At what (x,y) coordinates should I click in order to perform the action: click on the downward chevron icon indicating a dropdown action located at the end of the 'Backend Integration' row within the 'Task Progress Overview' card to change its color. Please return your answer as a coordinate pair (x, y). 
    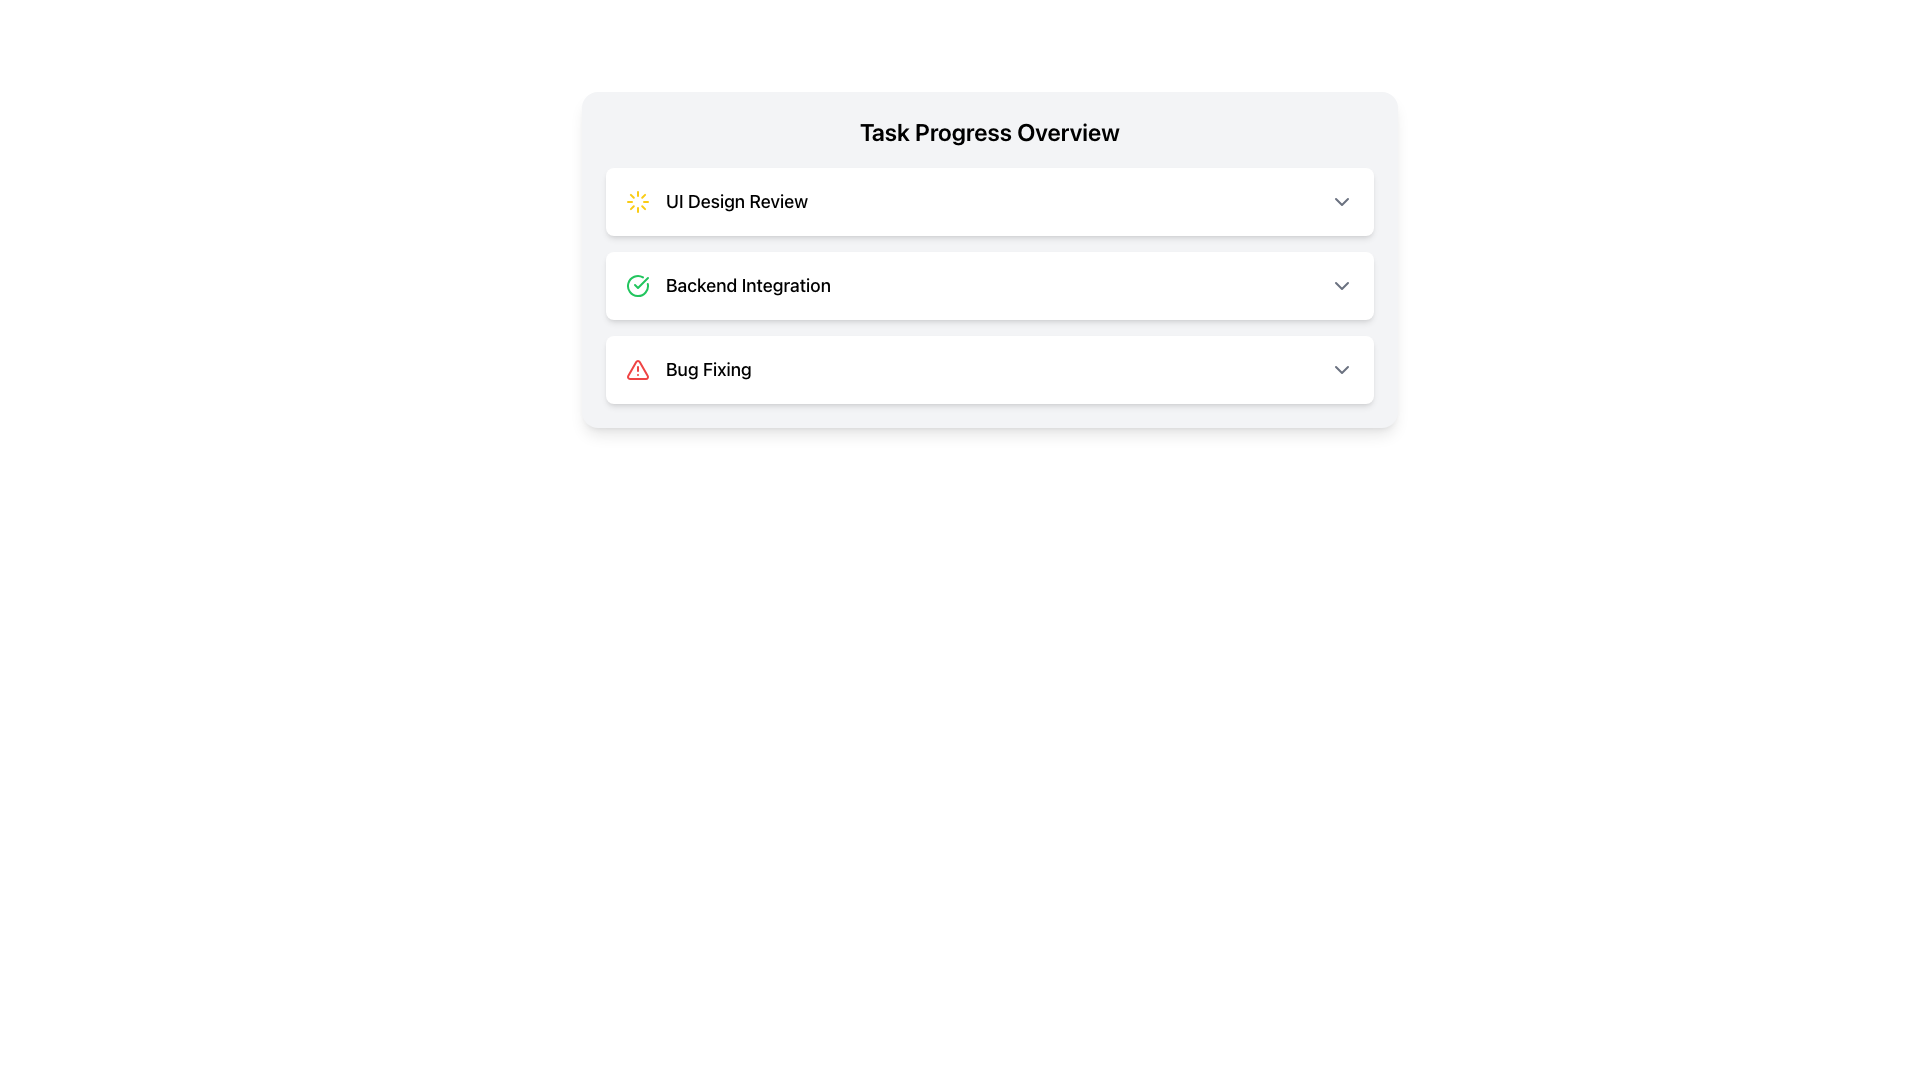
    Looking at the image, I should click on (1342, 285).